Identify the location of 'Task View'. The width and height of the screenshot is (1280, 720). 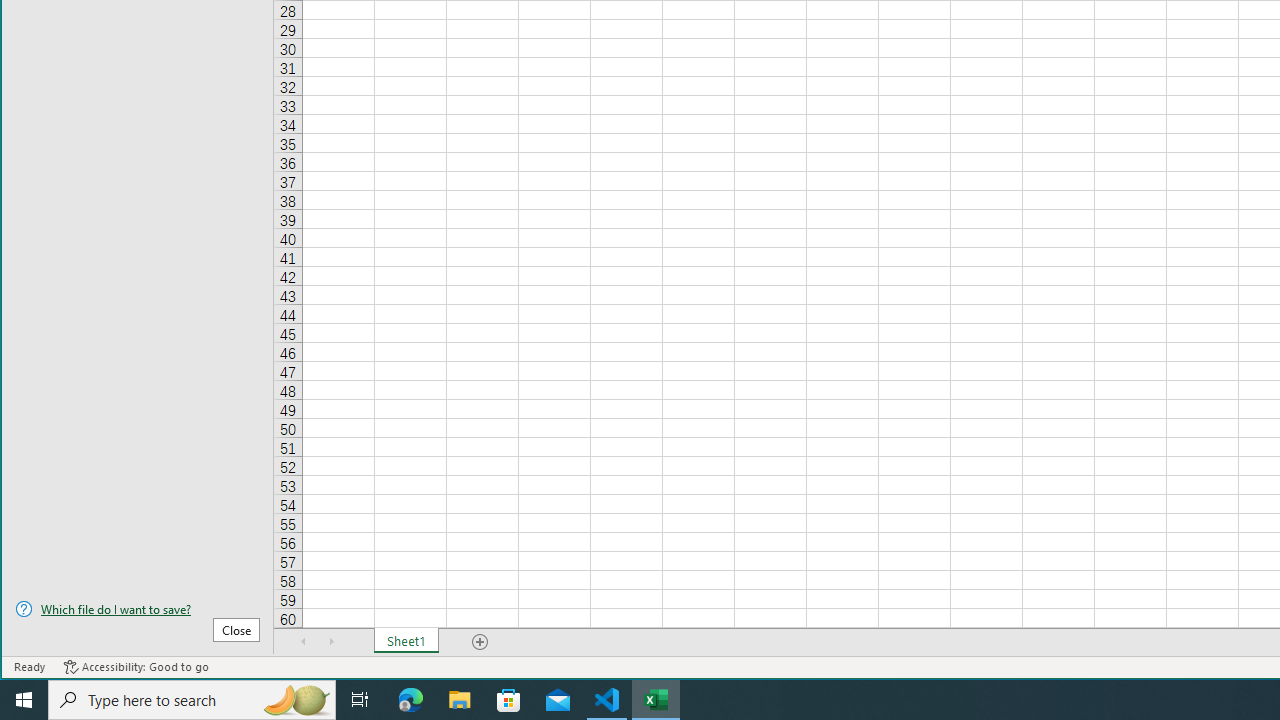
(359, 698).